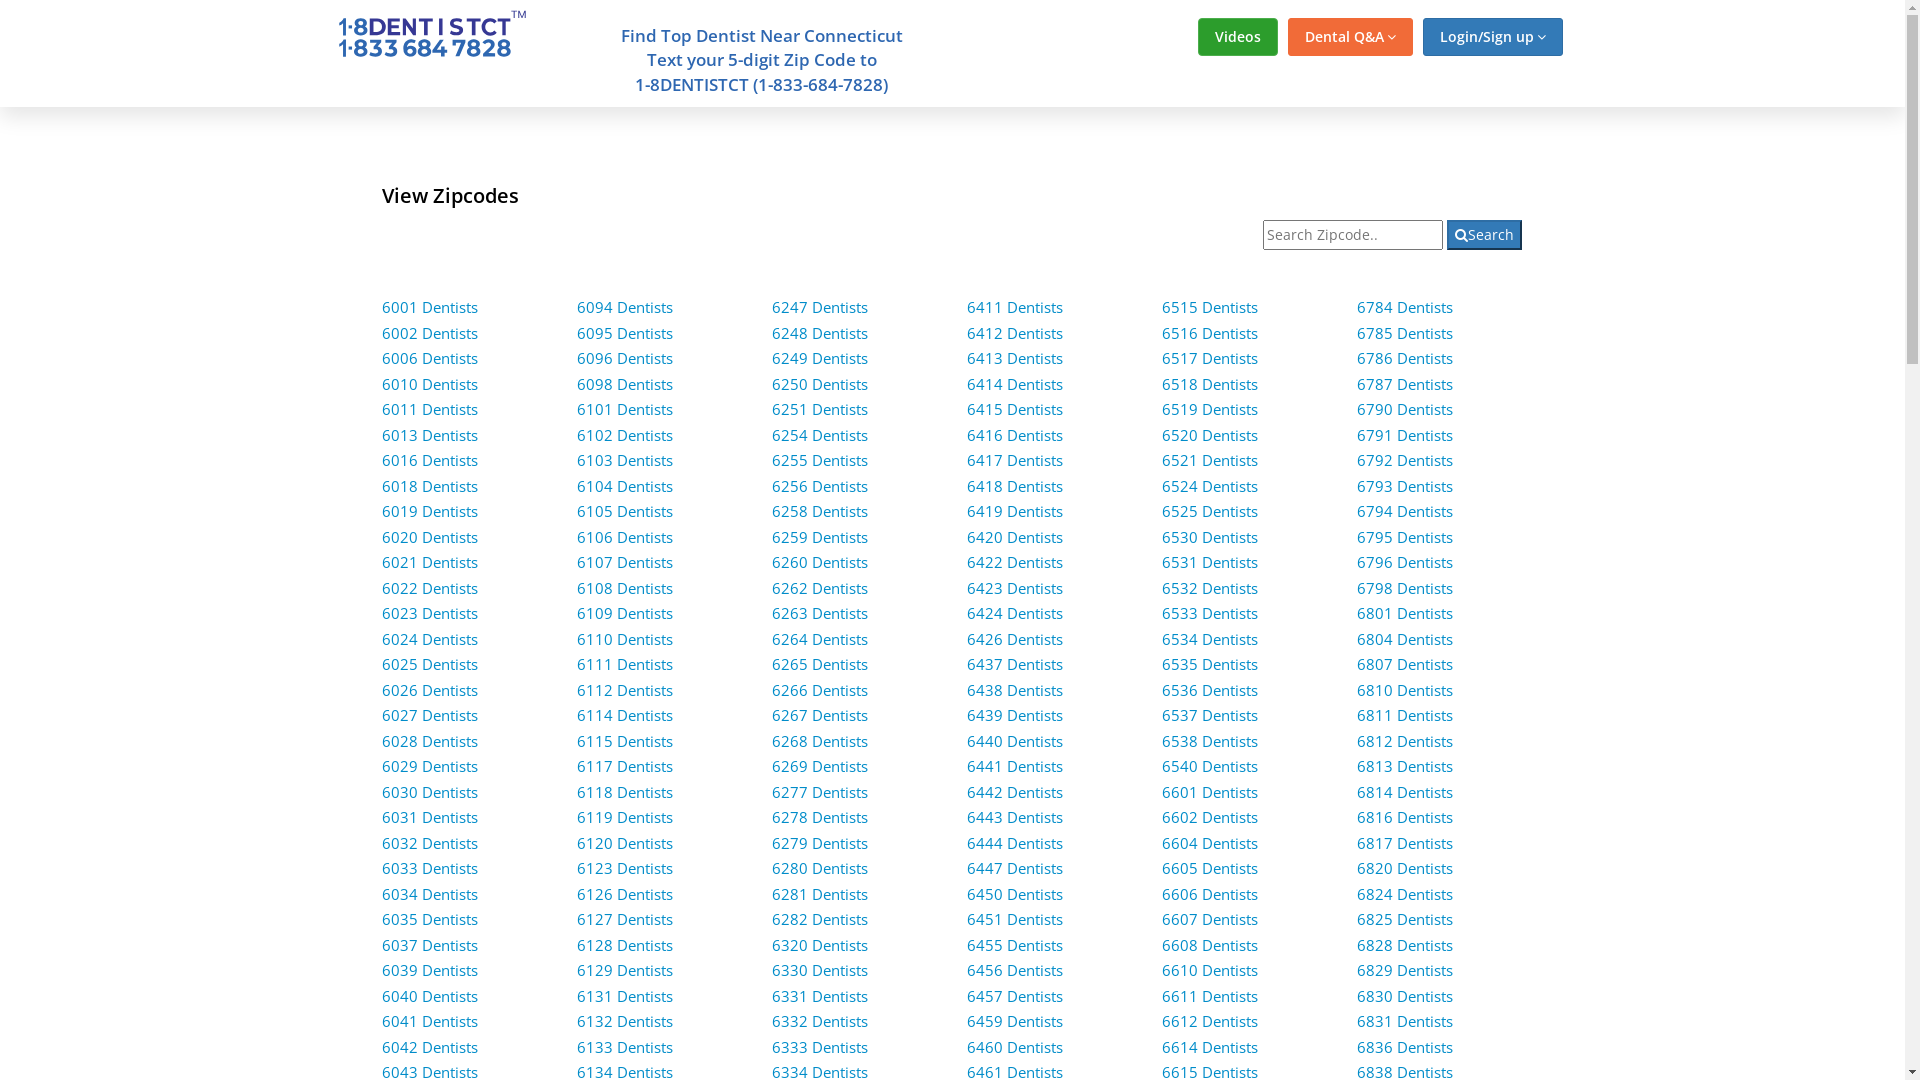 The image size is (1920, 1080). Describe the element at coordinates (623, 562) in the screenshot. I see `'6107 Dentists'` at that location.